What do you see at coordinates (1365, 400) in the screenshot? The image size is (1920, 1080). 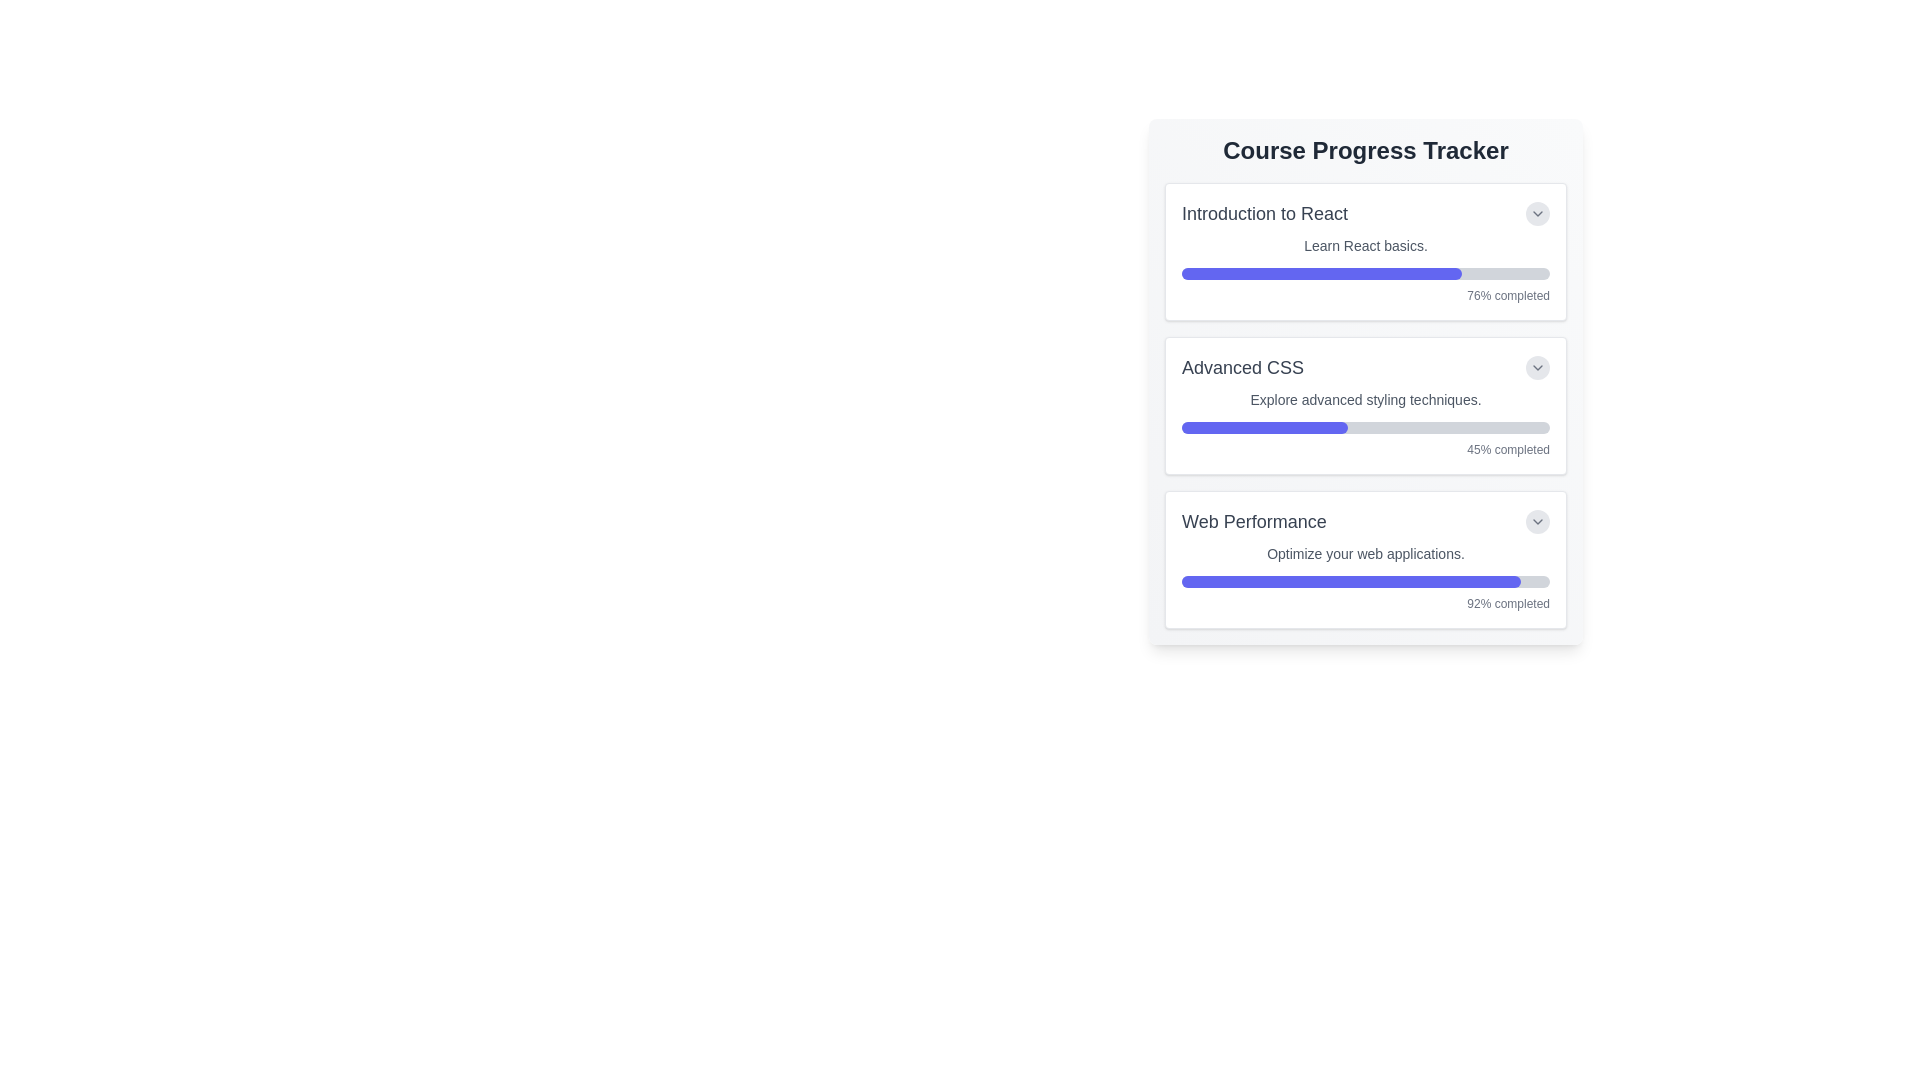 I see `the descriptive subheading text for the 'Advanced CSS' course, which is the second visible text element within the card, located below the header and above the progress bar` at bounding box center [1365, 400].